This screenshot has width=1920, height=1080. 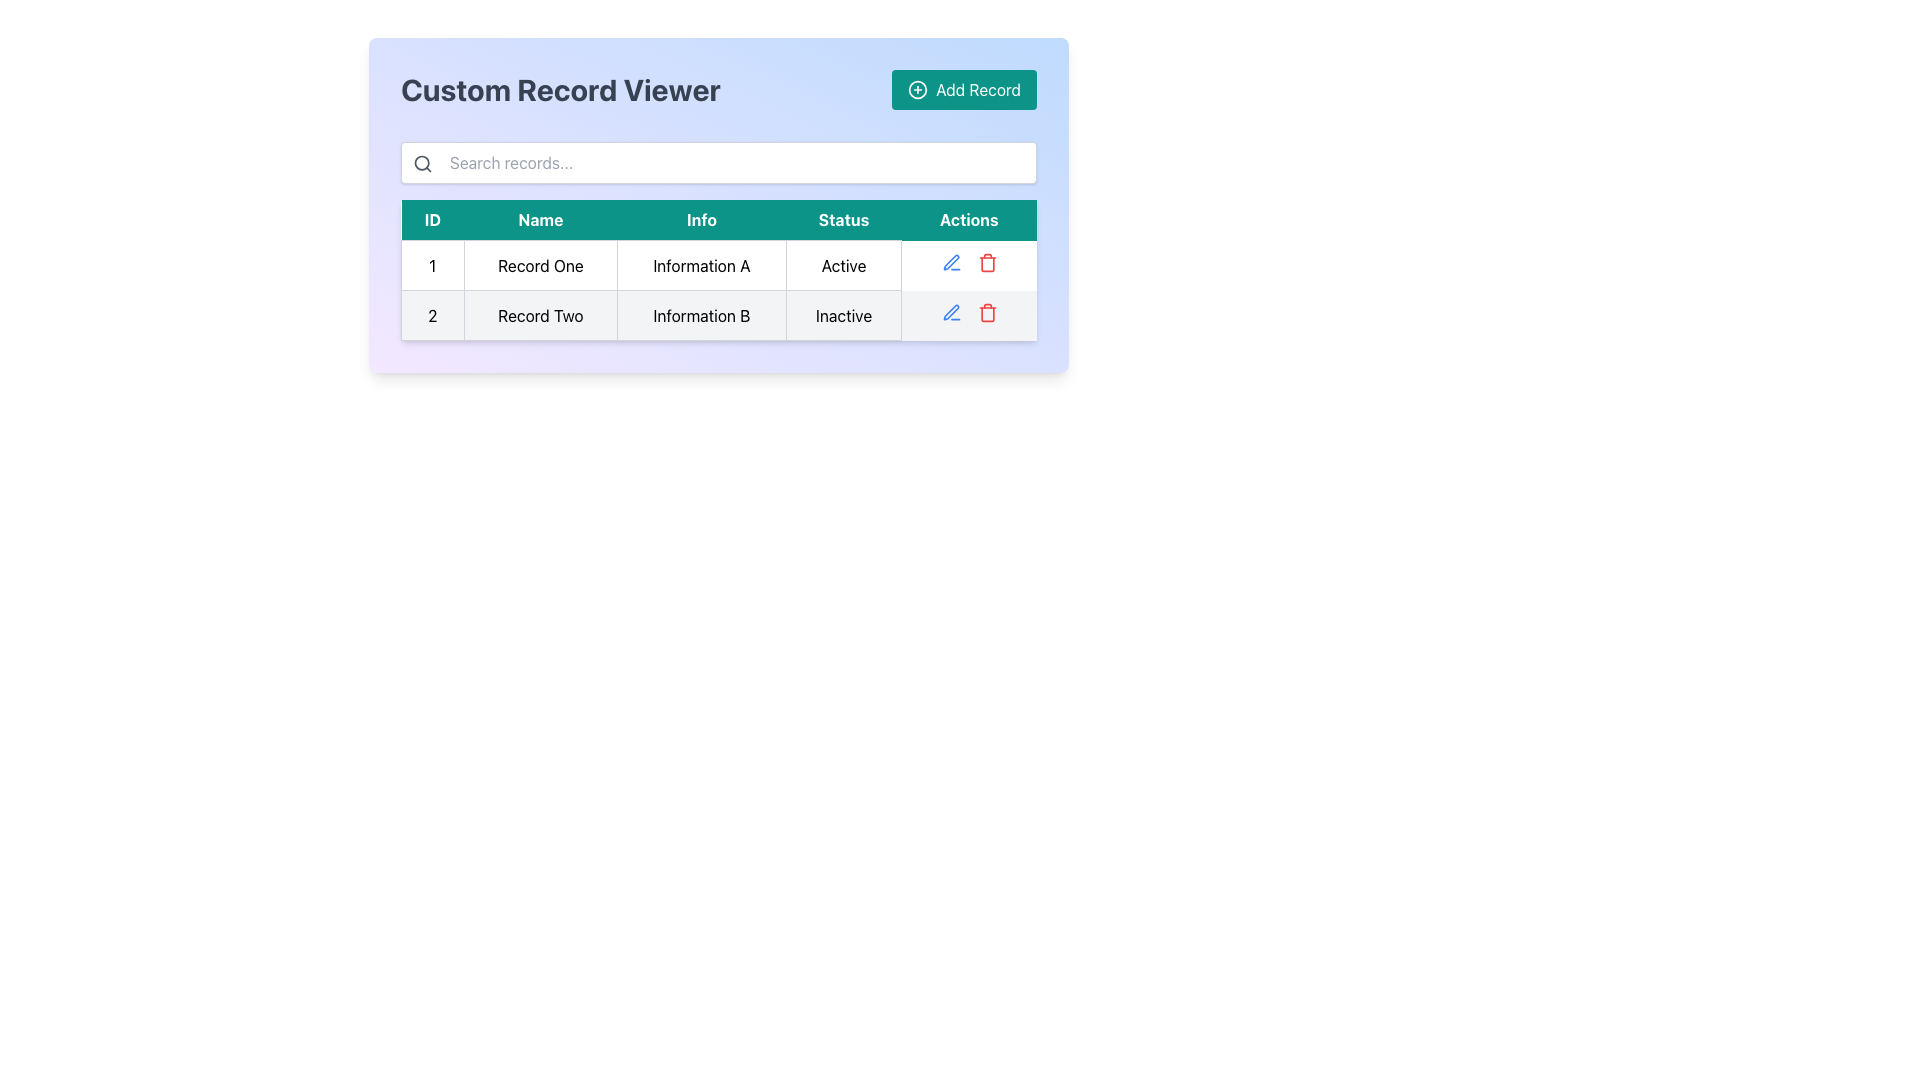 I want to click on the first interactive blue pen icon in the 'Actions' column of the second row in the table, so click(x=950, y=312).